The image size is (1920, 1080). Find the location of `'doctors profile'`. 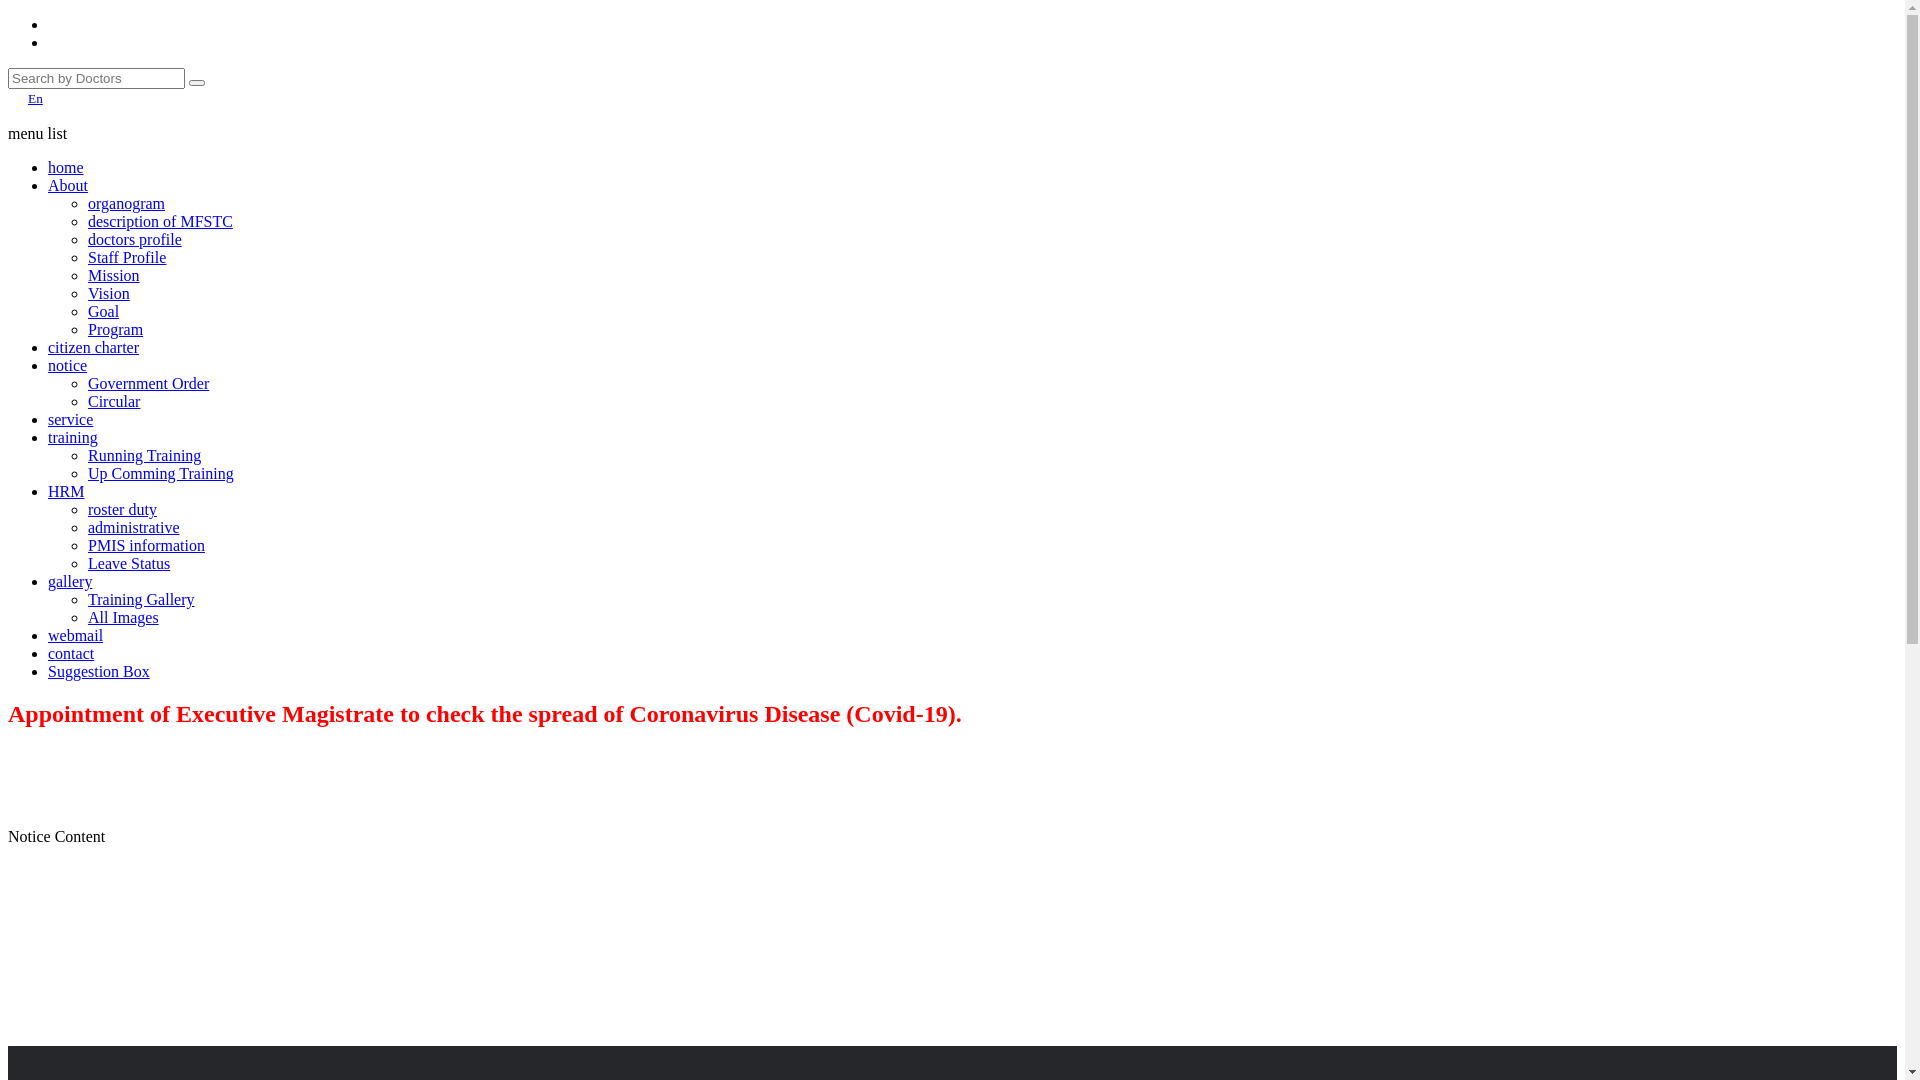

'doctors profile' is located at coordinates (133, 238).